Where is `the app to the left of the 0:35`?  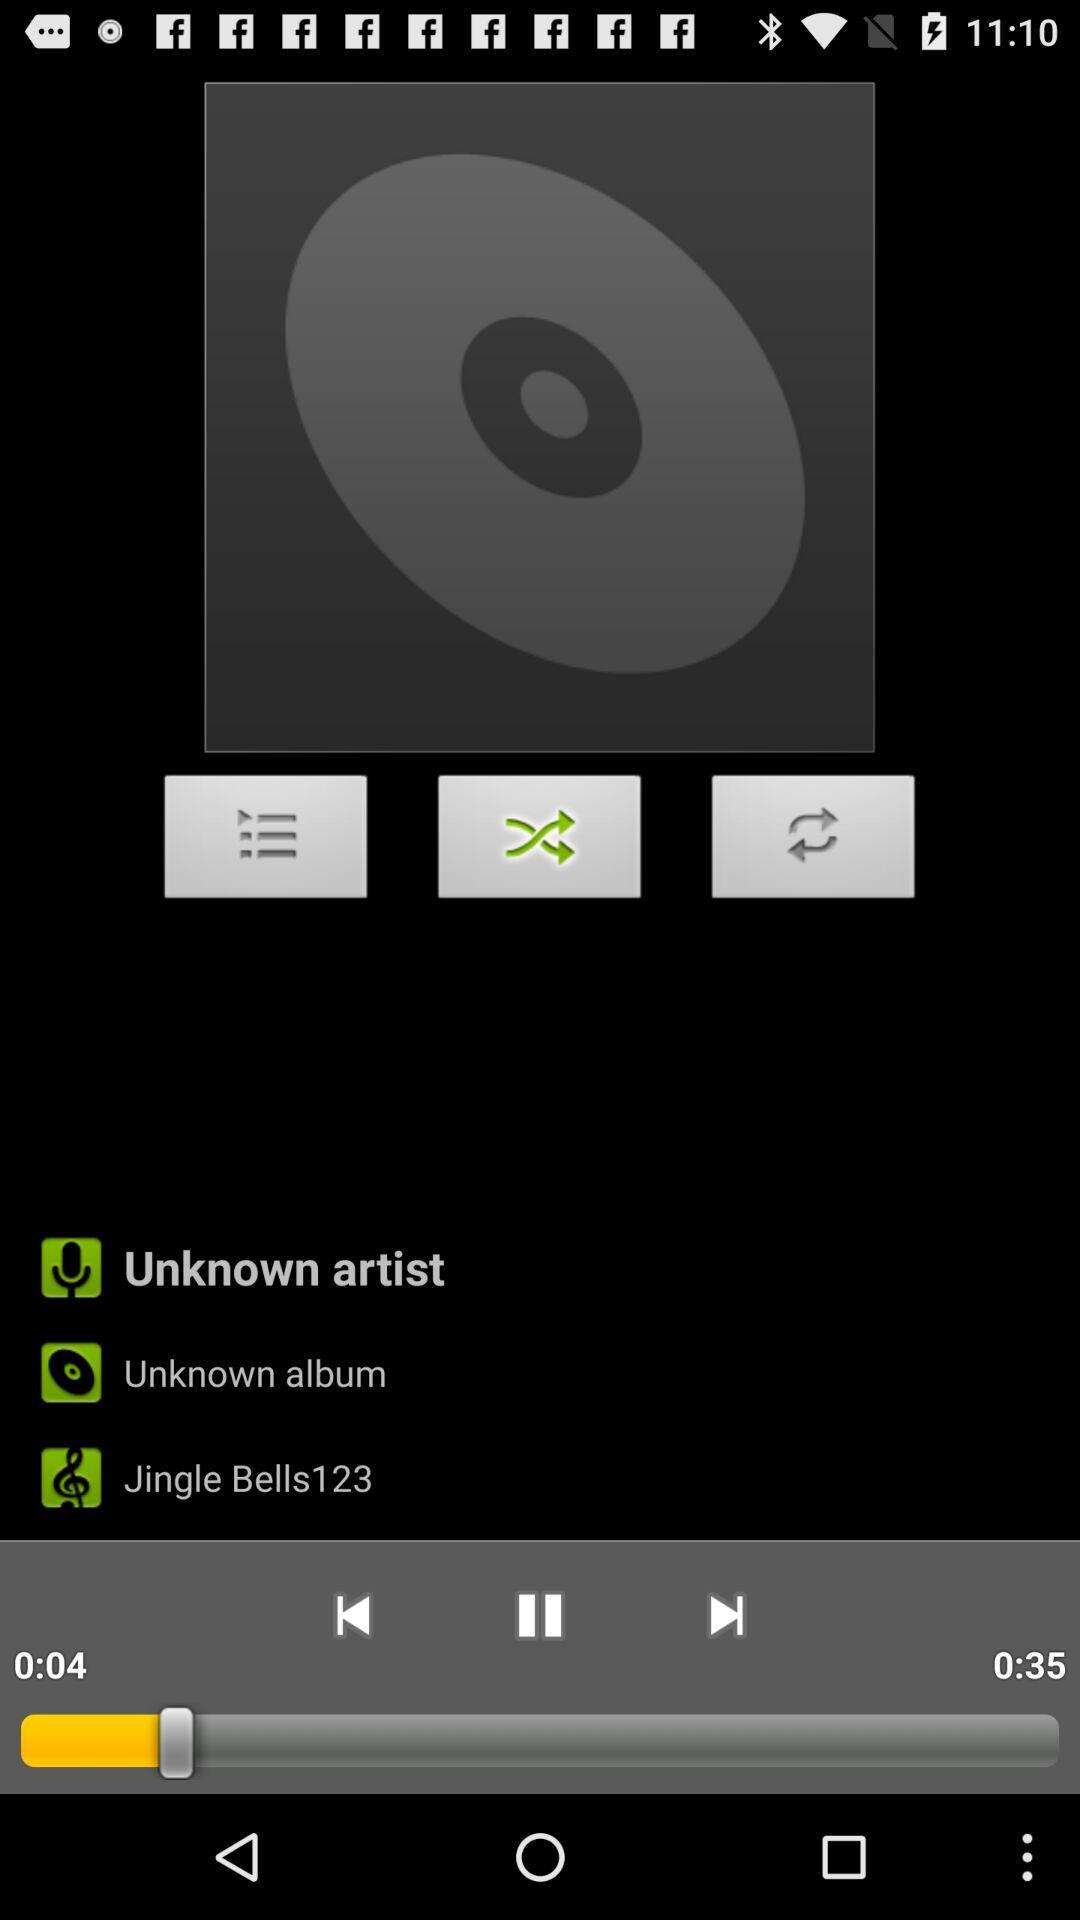
the app to the left of the 0:35 is located at coordinates (726, 1615).